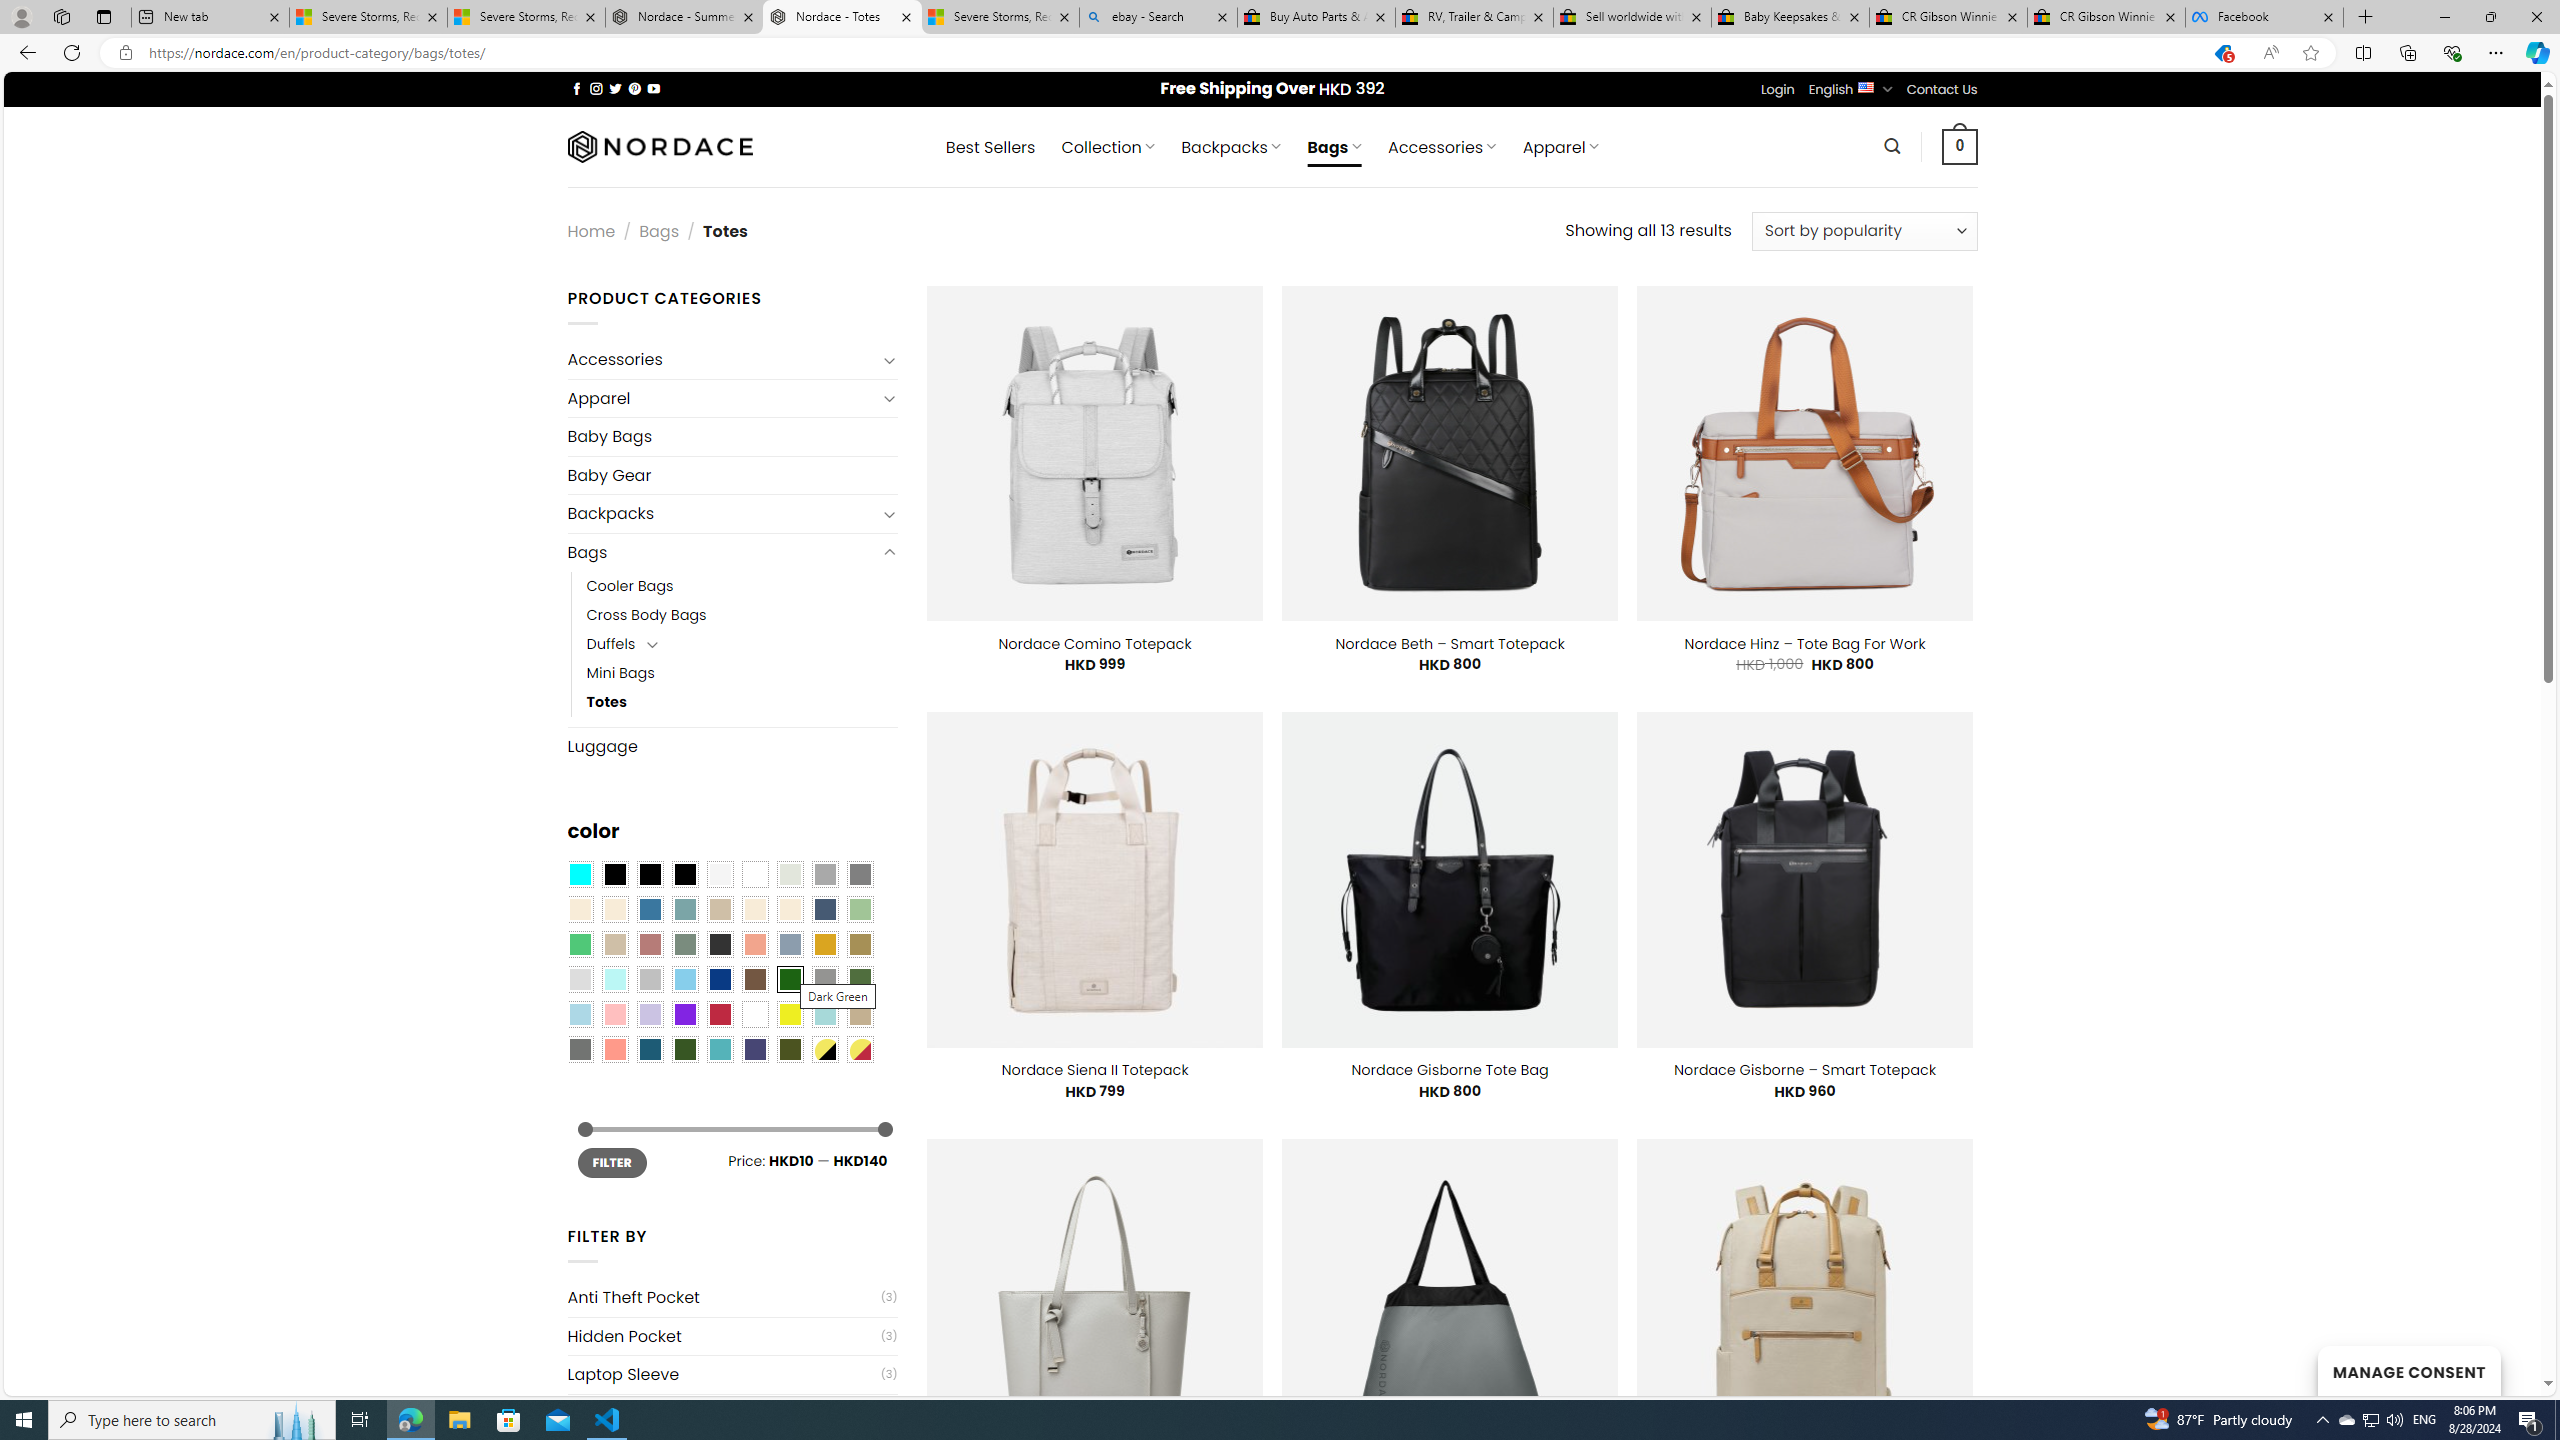 This screenshot has width=2560, height=1440. What do you see at coordinates (718, 1014) in the screenshot?
I see `'Red'` at bounding box center [718, 1014].